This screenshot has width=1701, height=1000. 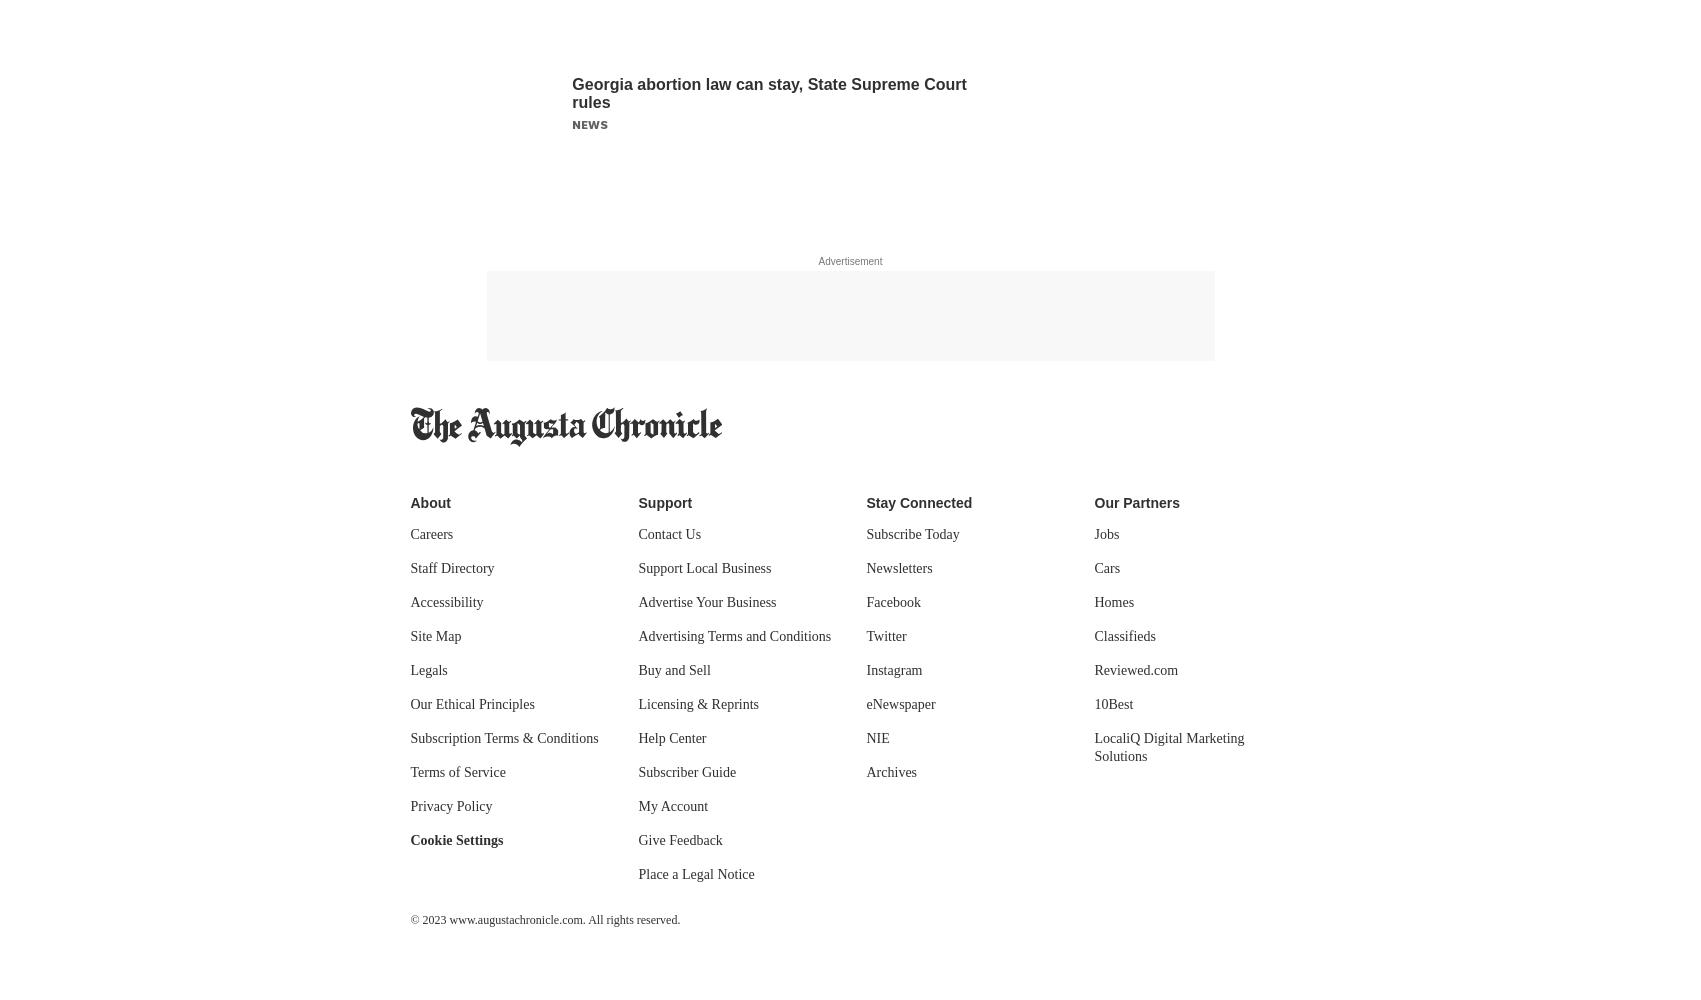 I want to click on 'Cars', so click(x=1106, y=567).